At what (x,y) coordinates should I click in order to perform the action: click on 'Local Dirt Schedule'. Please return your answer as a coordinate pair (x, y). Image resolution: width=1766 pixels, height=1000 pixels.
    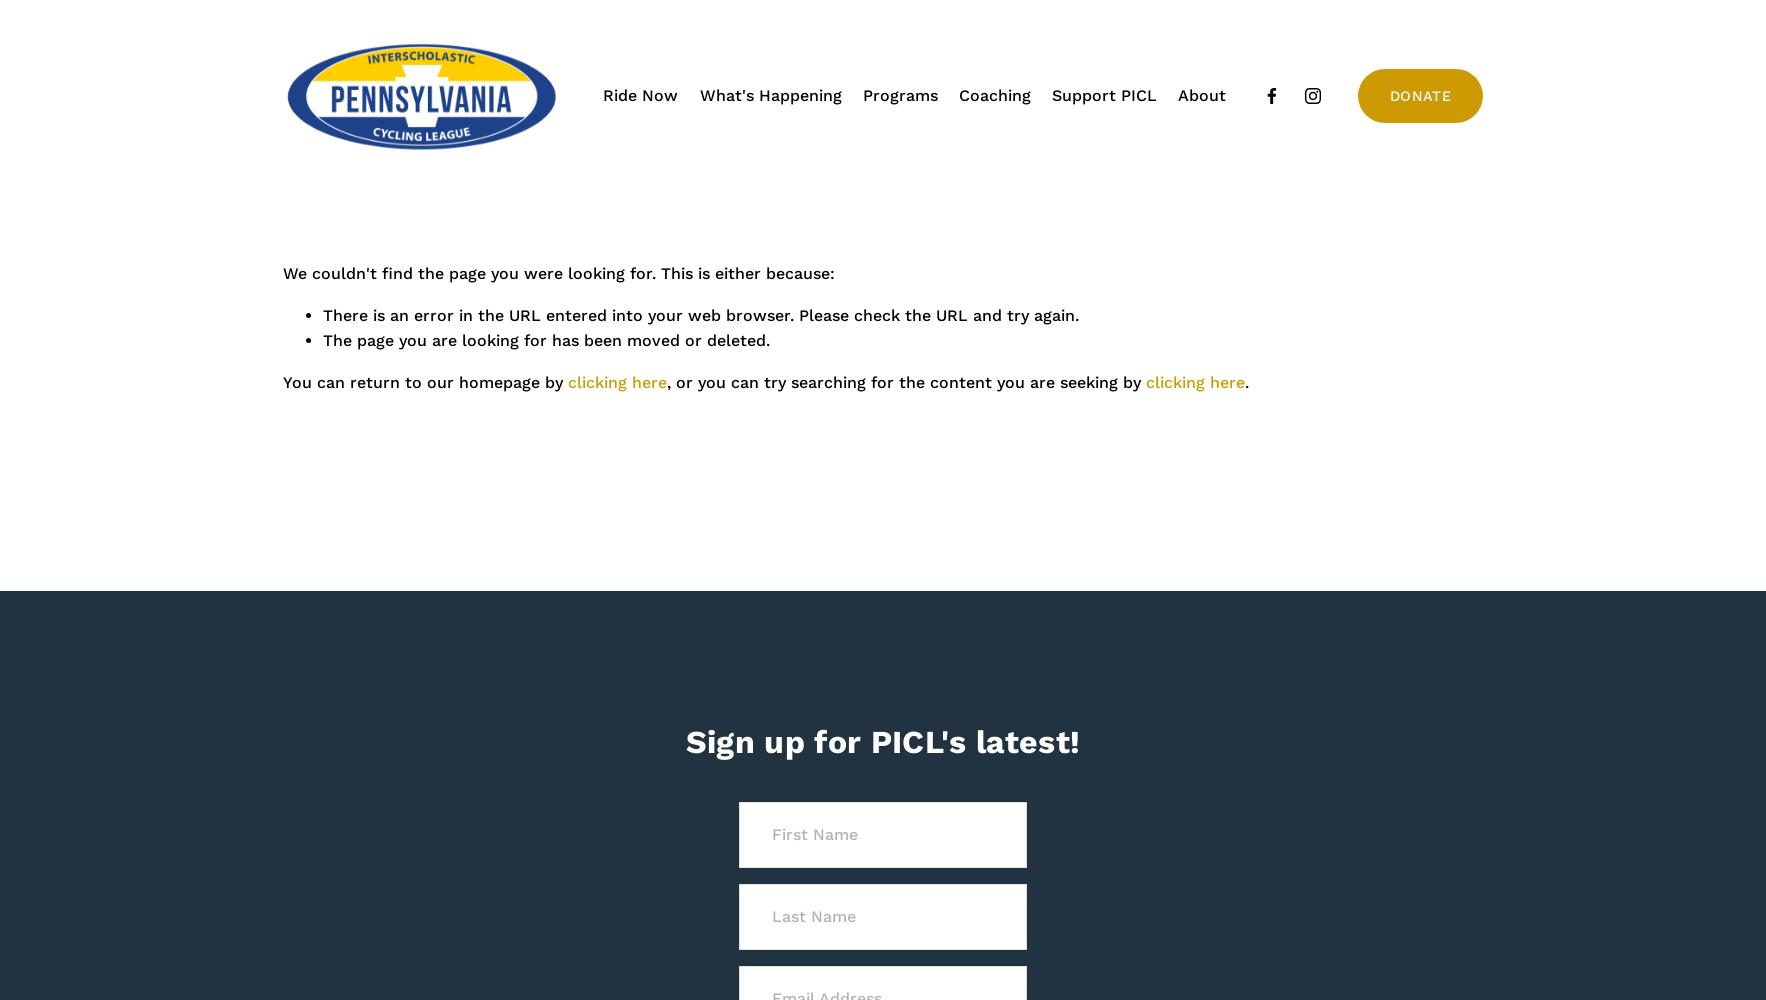
    Looking at the image, I should click on (763, 153).